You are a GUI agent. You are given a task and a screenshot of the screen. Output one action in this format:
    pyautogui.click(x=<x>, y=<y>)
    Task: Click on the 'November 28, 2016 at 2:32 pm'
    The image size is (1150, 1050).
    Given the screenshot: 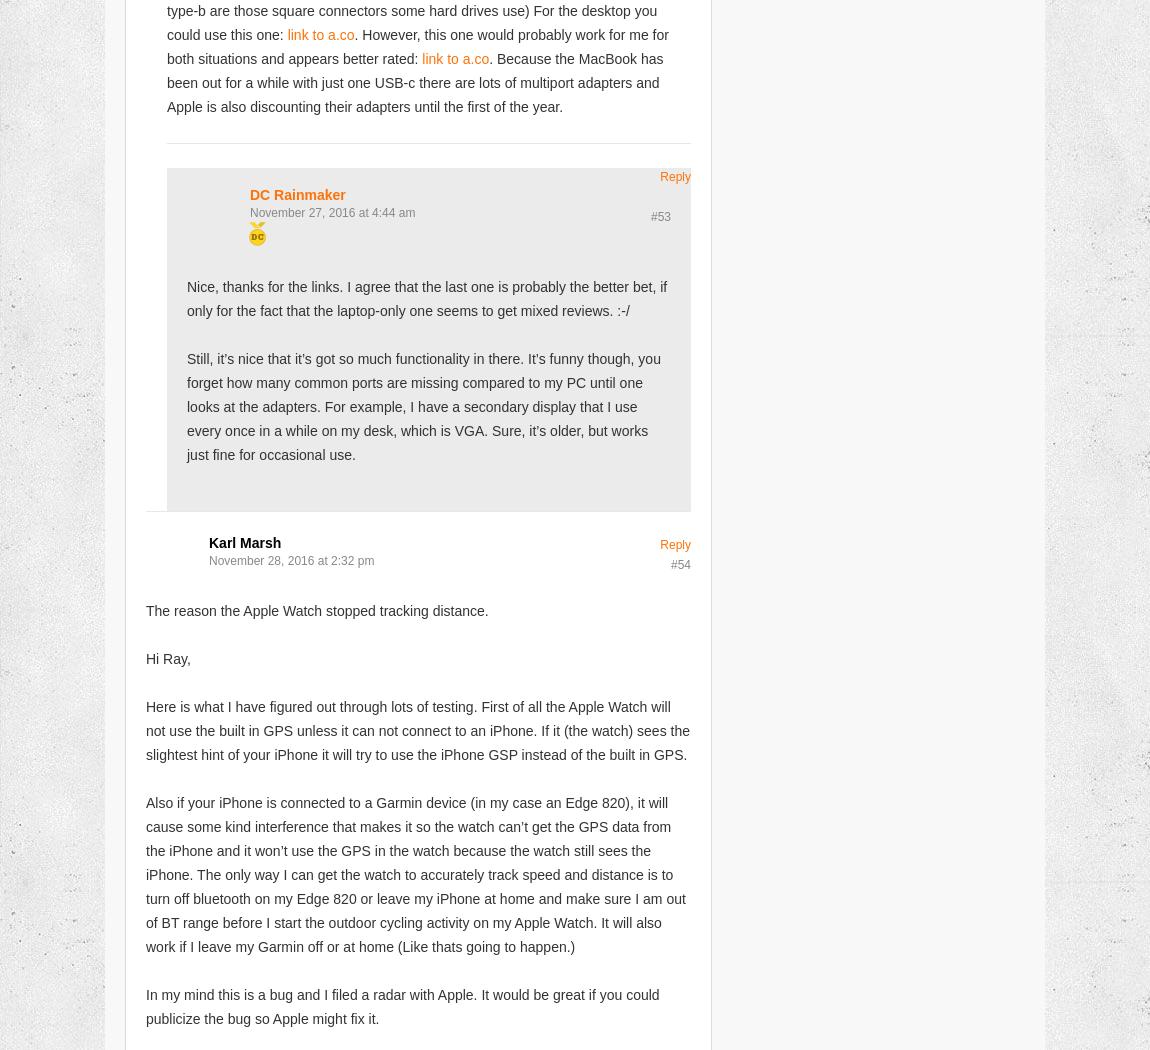 What is the action you would take?
    pyautogui.click(x=291, y=559)
    